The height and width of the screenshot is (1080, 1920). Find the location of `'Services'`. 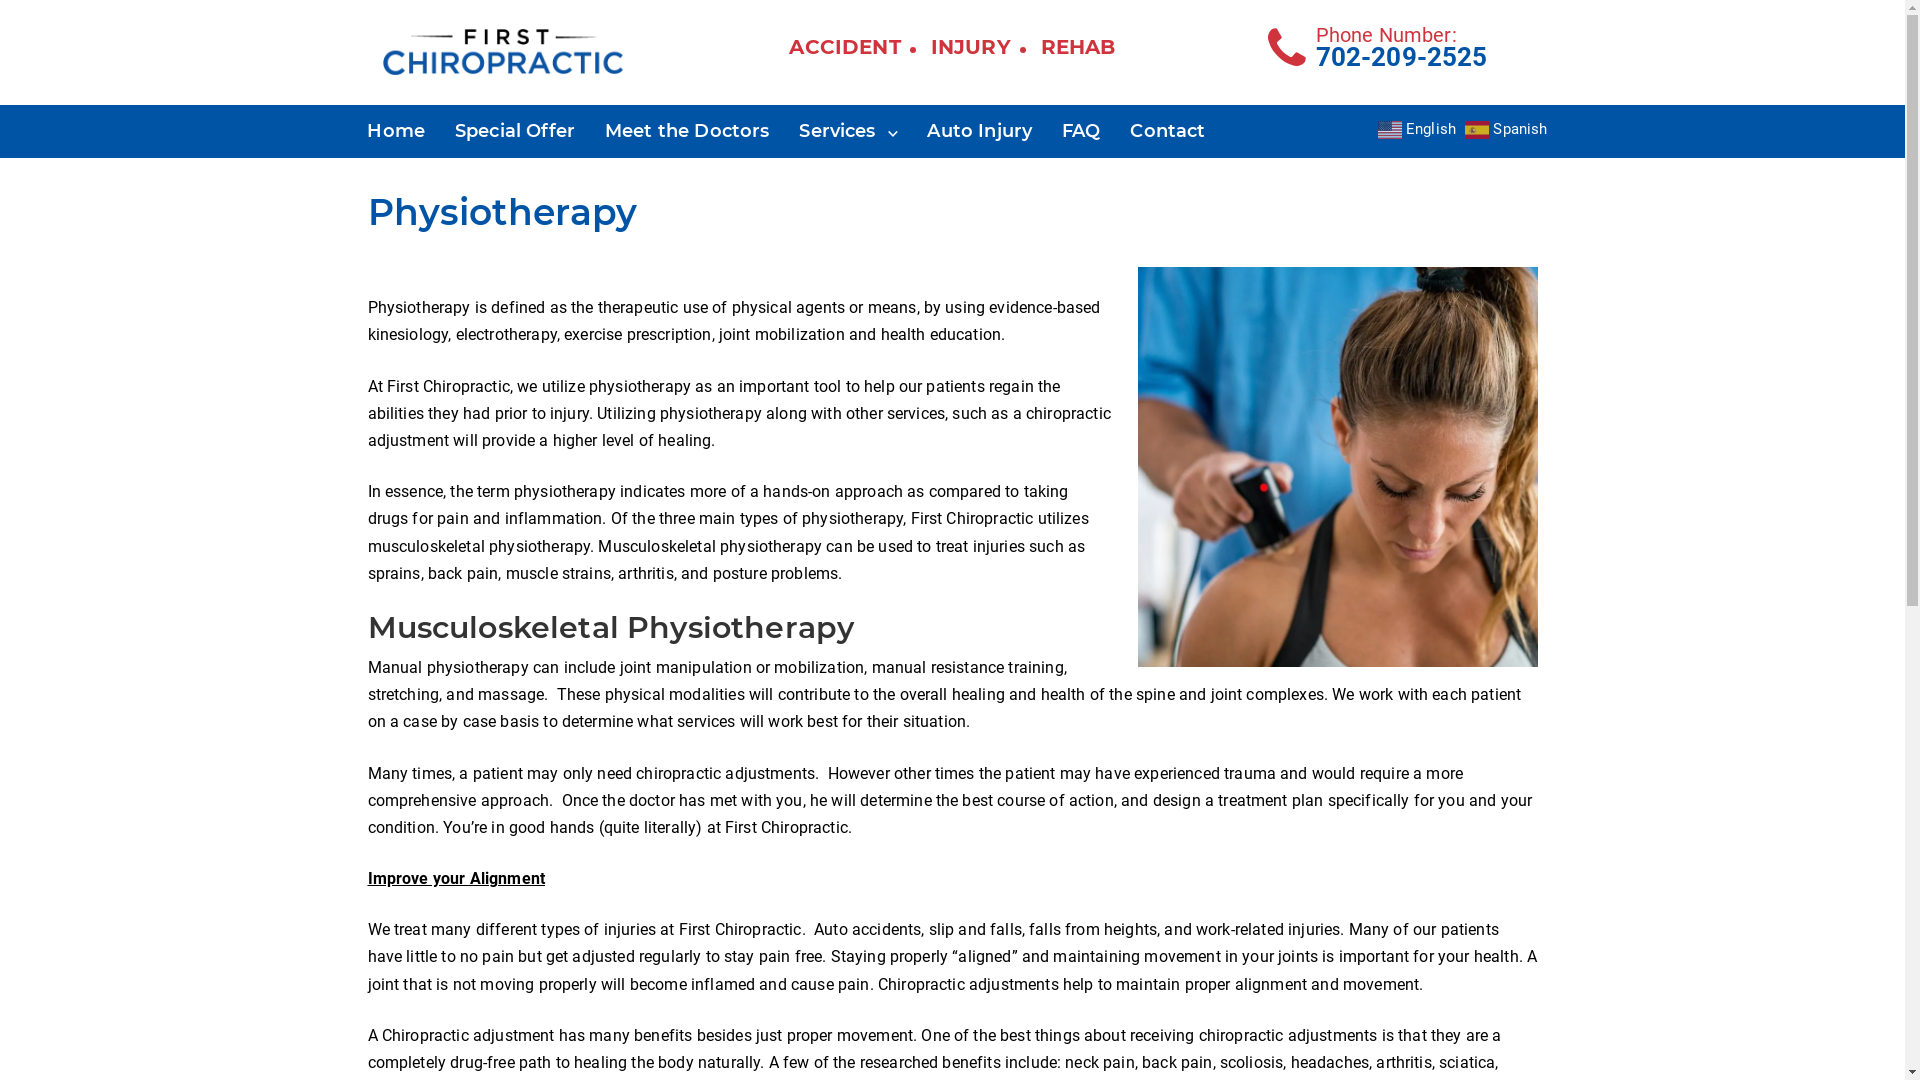

'Services' is located at coordinates (848, 131).